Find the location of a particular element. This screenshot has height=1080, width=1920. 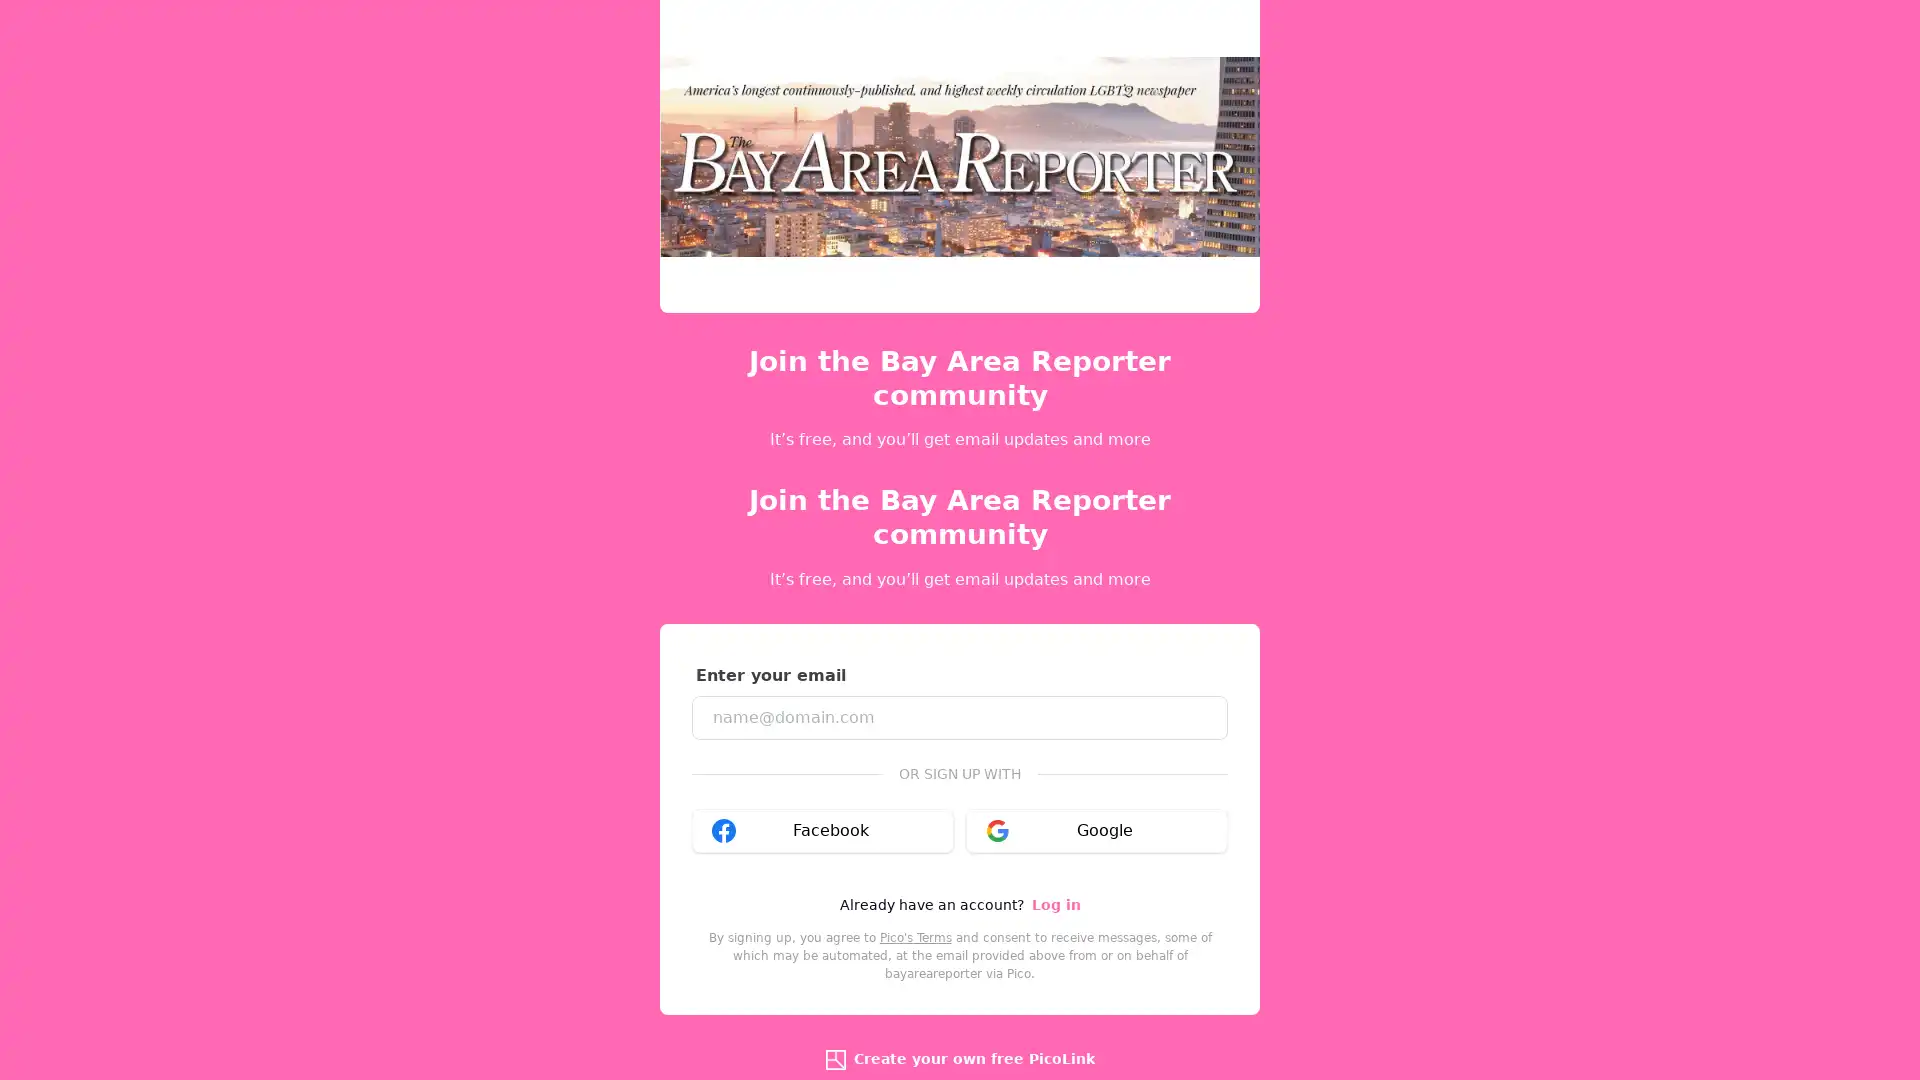

Log in is located at coordinates (1054, 903).